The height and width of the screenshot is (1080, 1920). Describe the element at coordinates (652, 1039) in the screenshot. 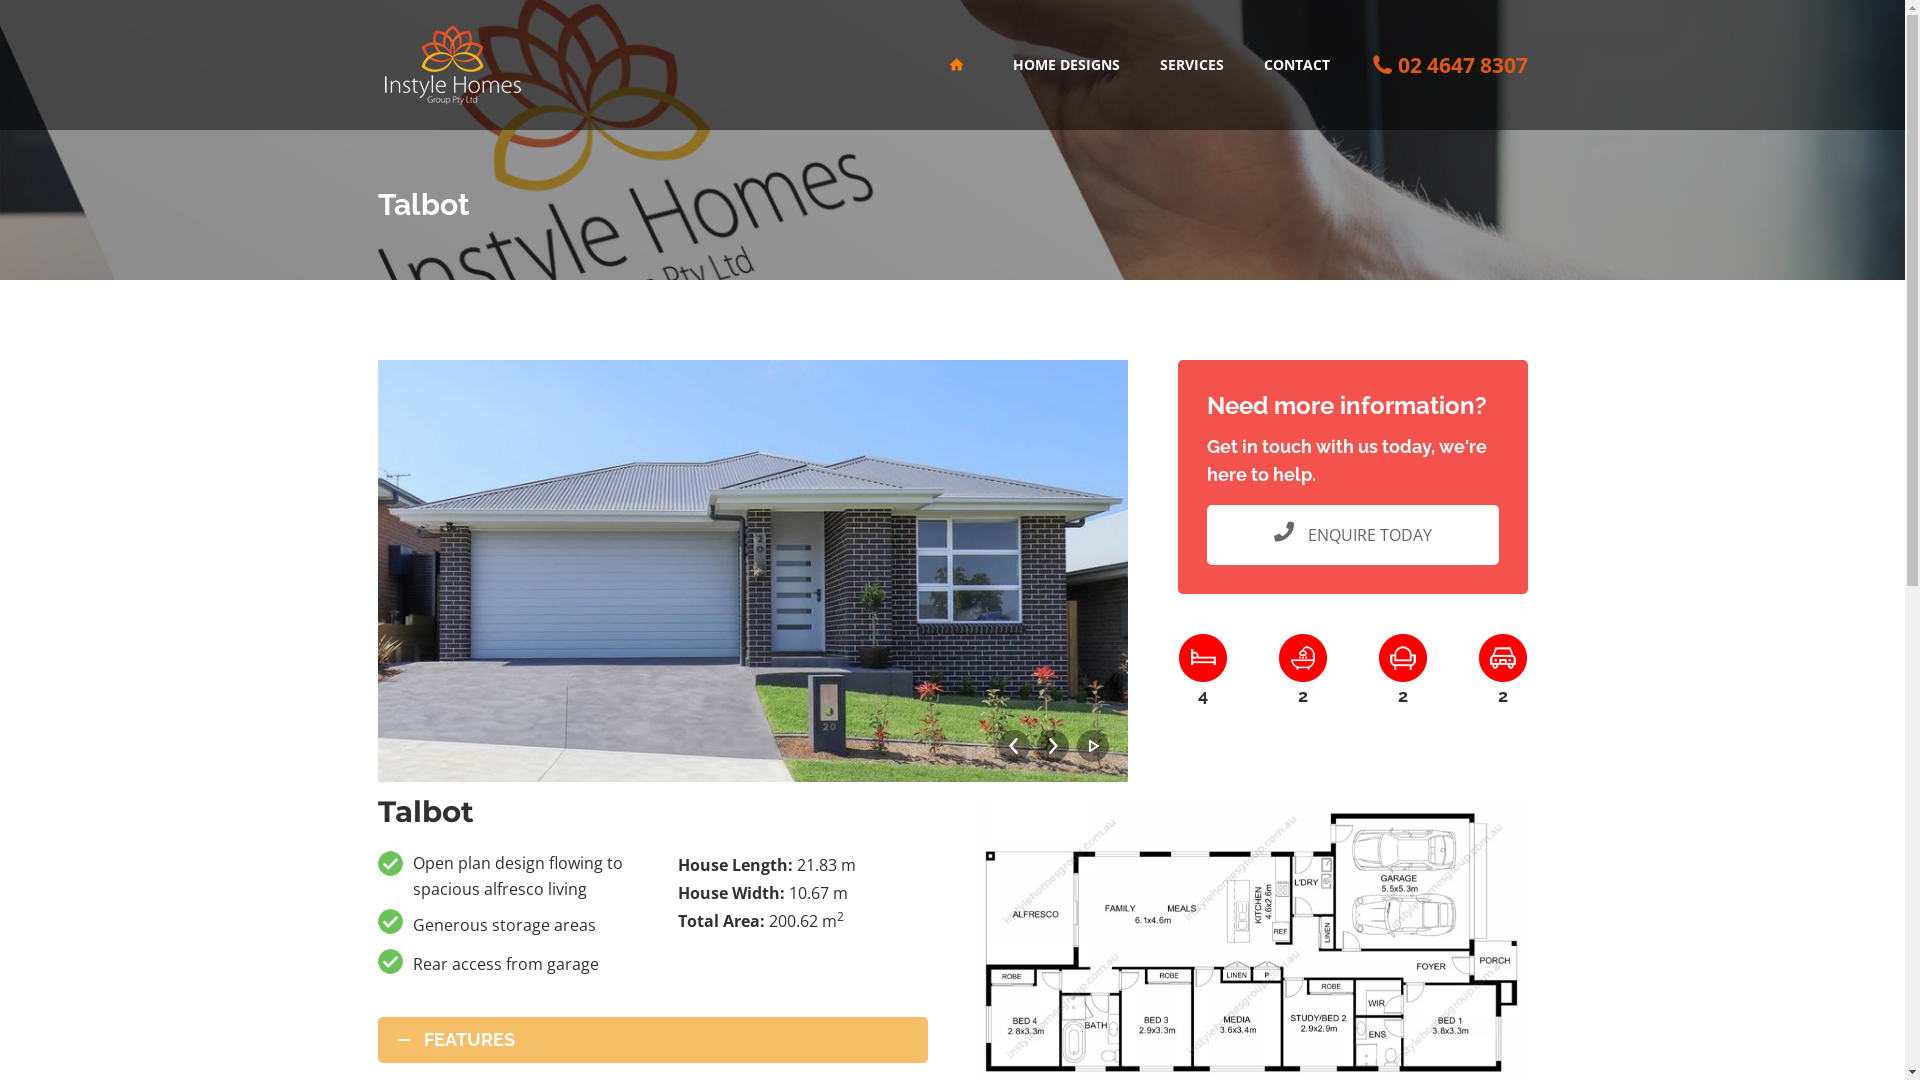

I see `'FEATURES'` at that location.